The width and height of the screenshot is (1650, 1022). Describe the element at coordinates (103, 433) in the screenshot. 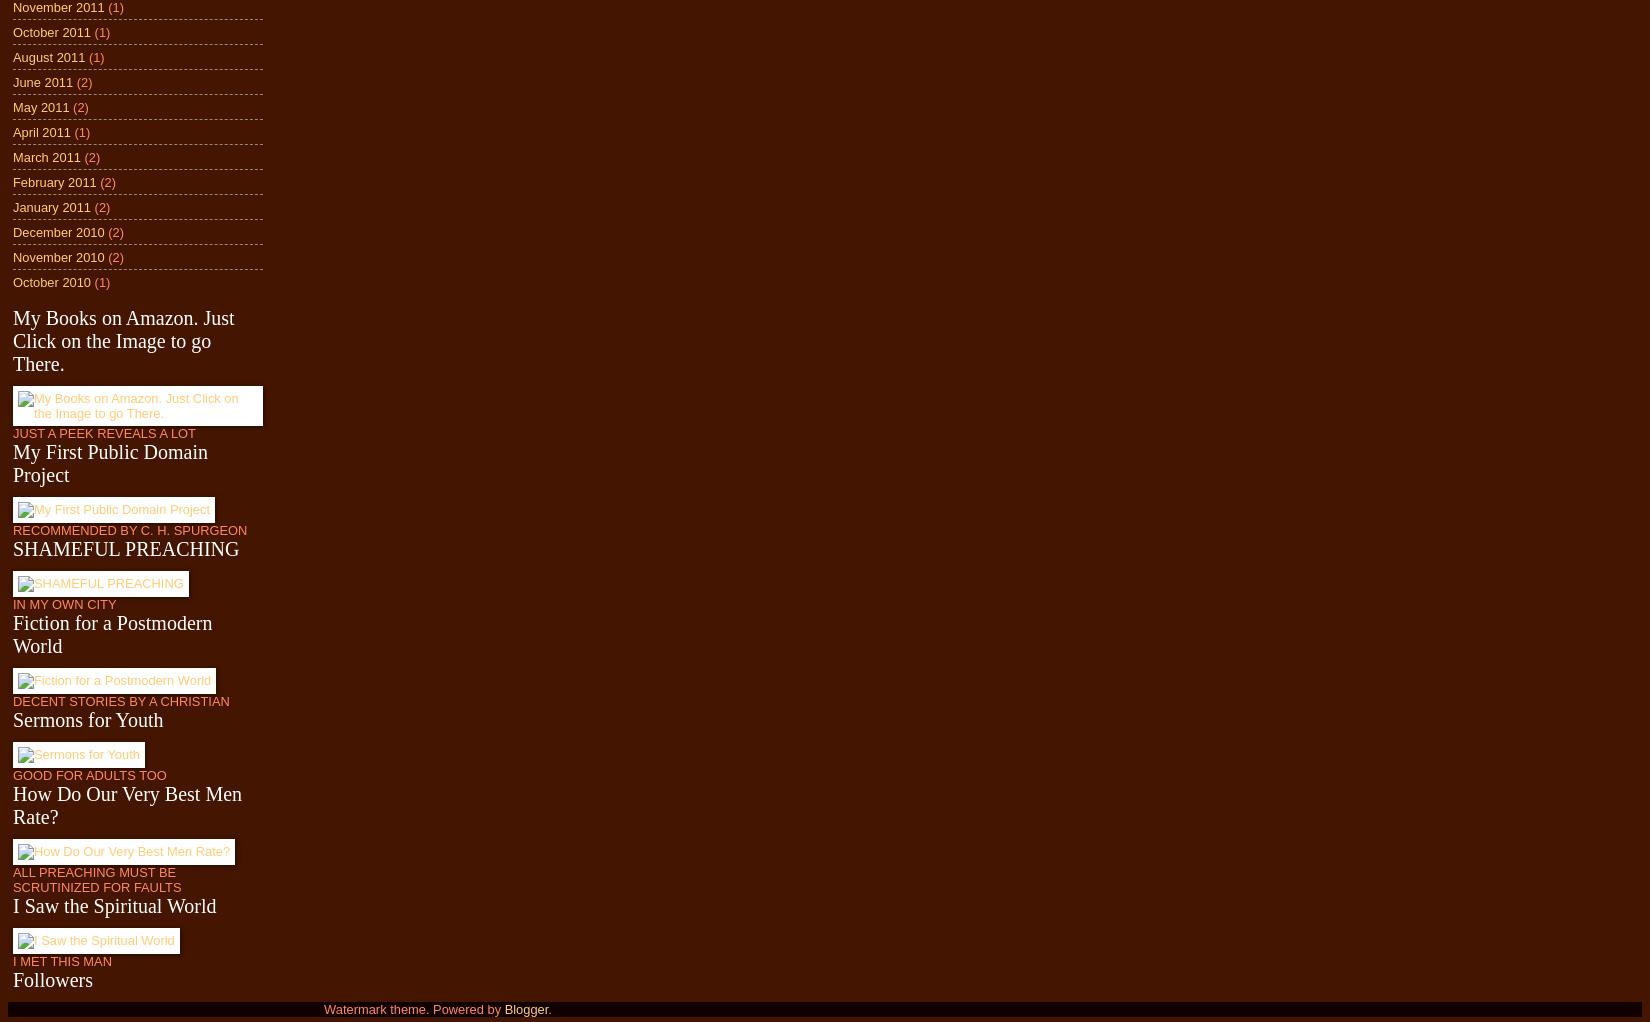

I see `'JUST A PEEK REVEALS A LOT'` at that location.